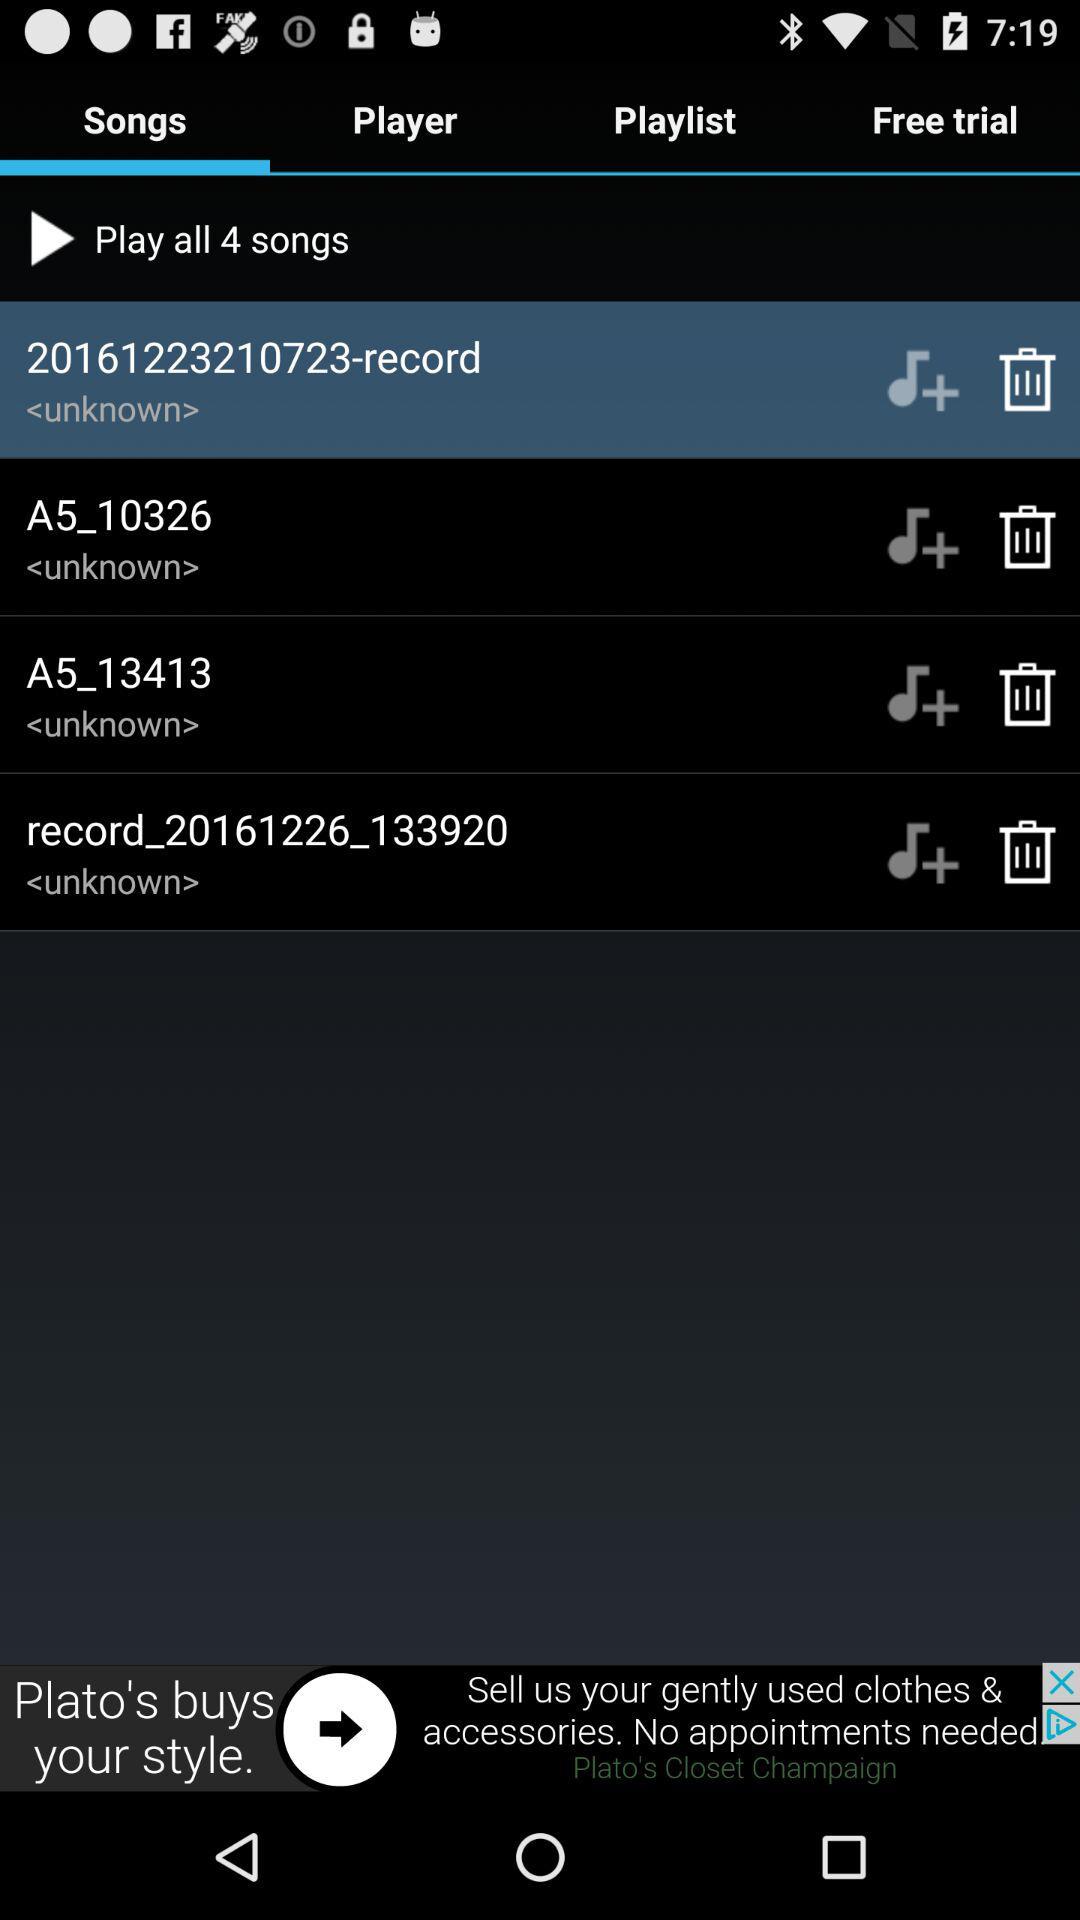 The image size is (1080, 1920). What do you see at coordinates (922, 379) in the screenshot?
I see `song` at bounding box center [922, 379].